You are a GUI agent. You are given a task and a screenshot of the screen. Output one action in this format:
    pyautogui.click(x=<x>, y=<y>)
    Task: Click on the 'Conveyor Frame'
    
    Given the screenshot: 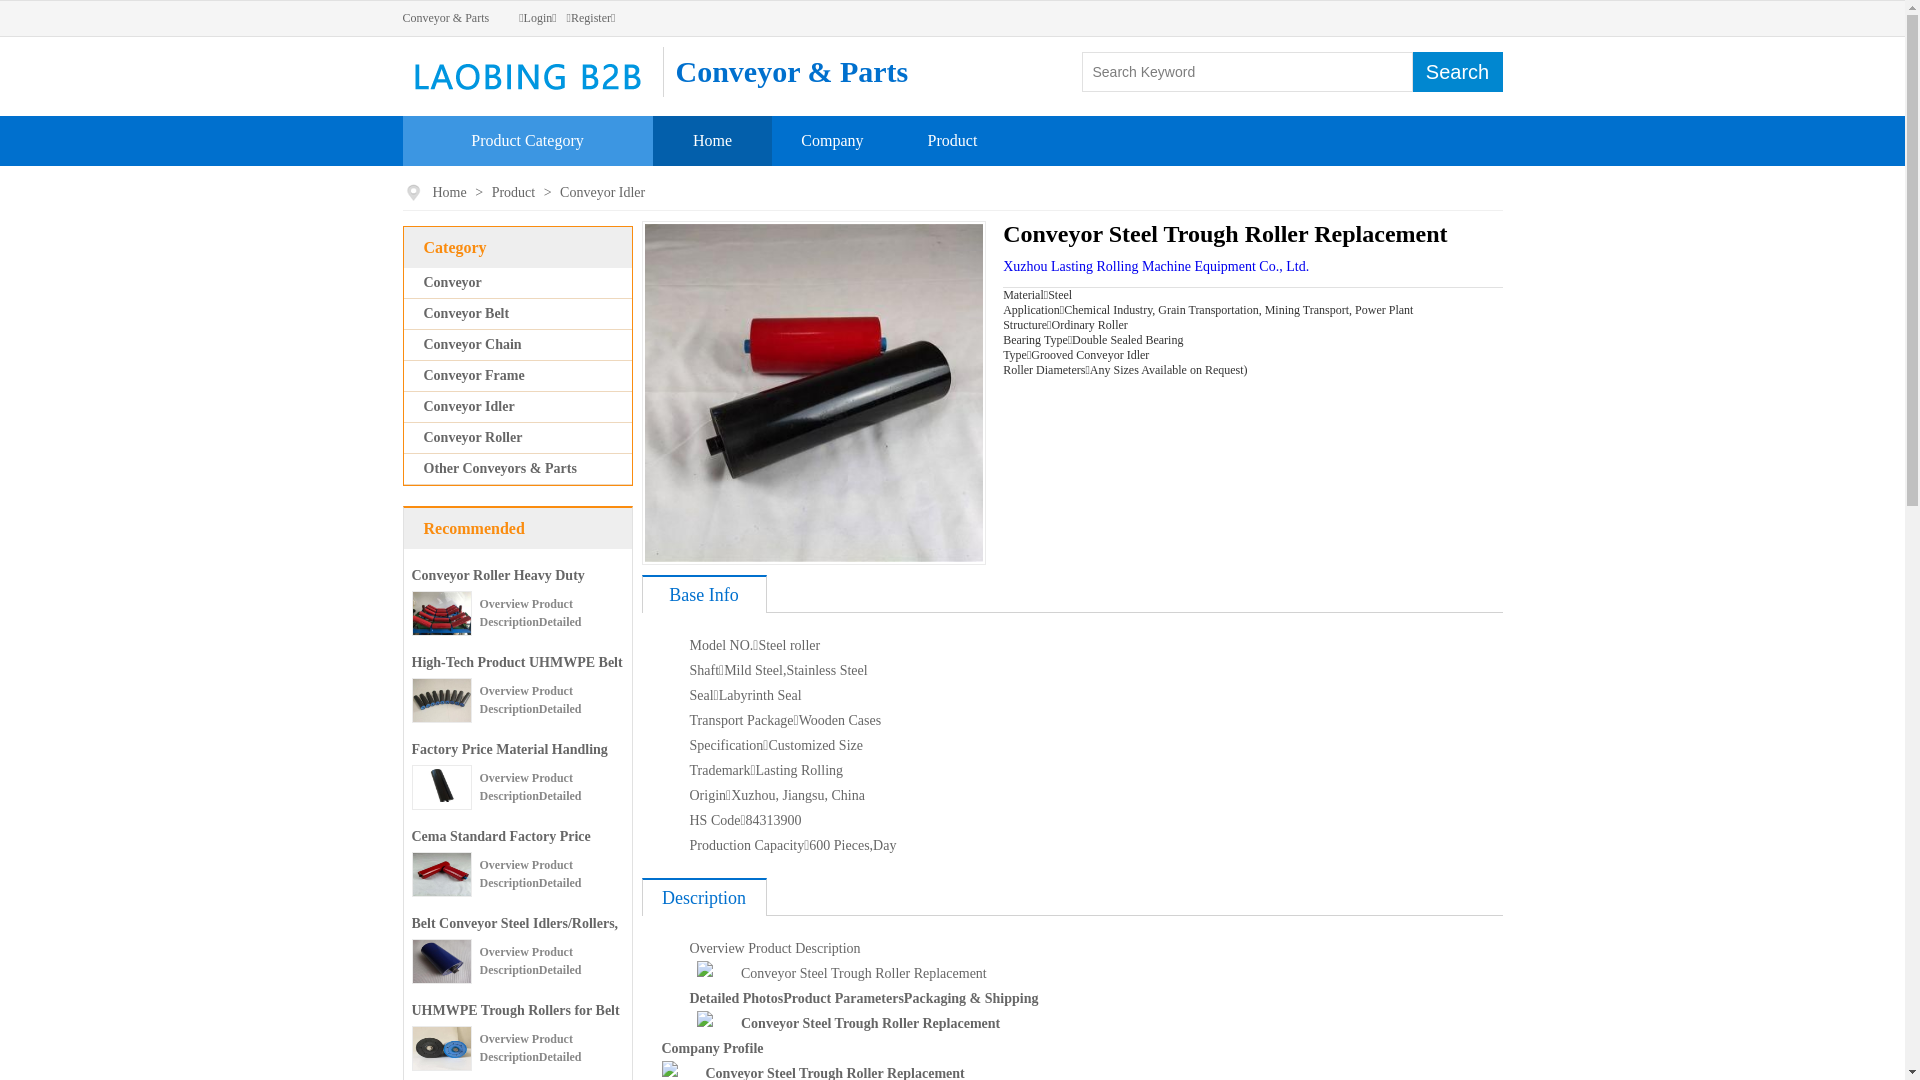 What is the action you would take?
    pyautogui.click(x=473, y=375)
    